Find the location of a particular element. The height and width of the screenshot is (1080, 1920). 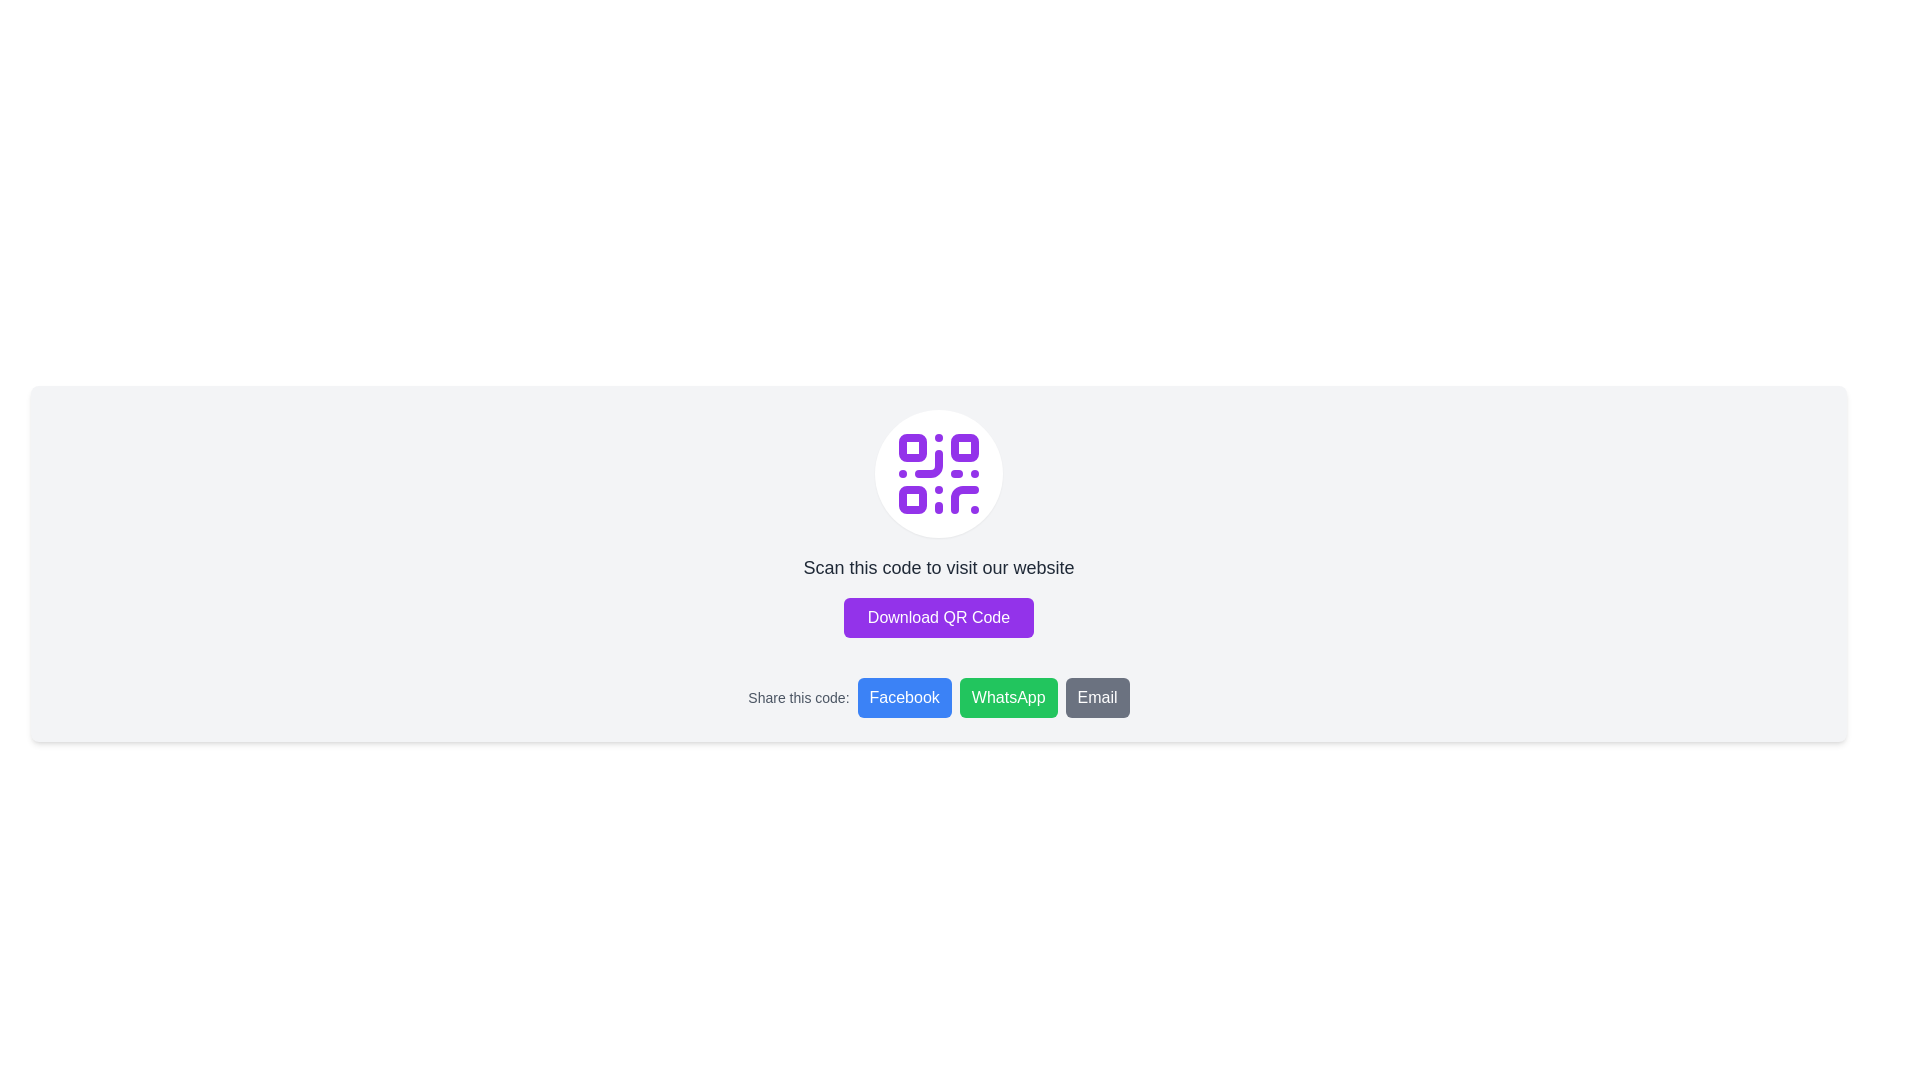

the decorative square, which is the second square of the three larger squares in the QR code that encodes information for scanning is located at coordinates (964, 446).